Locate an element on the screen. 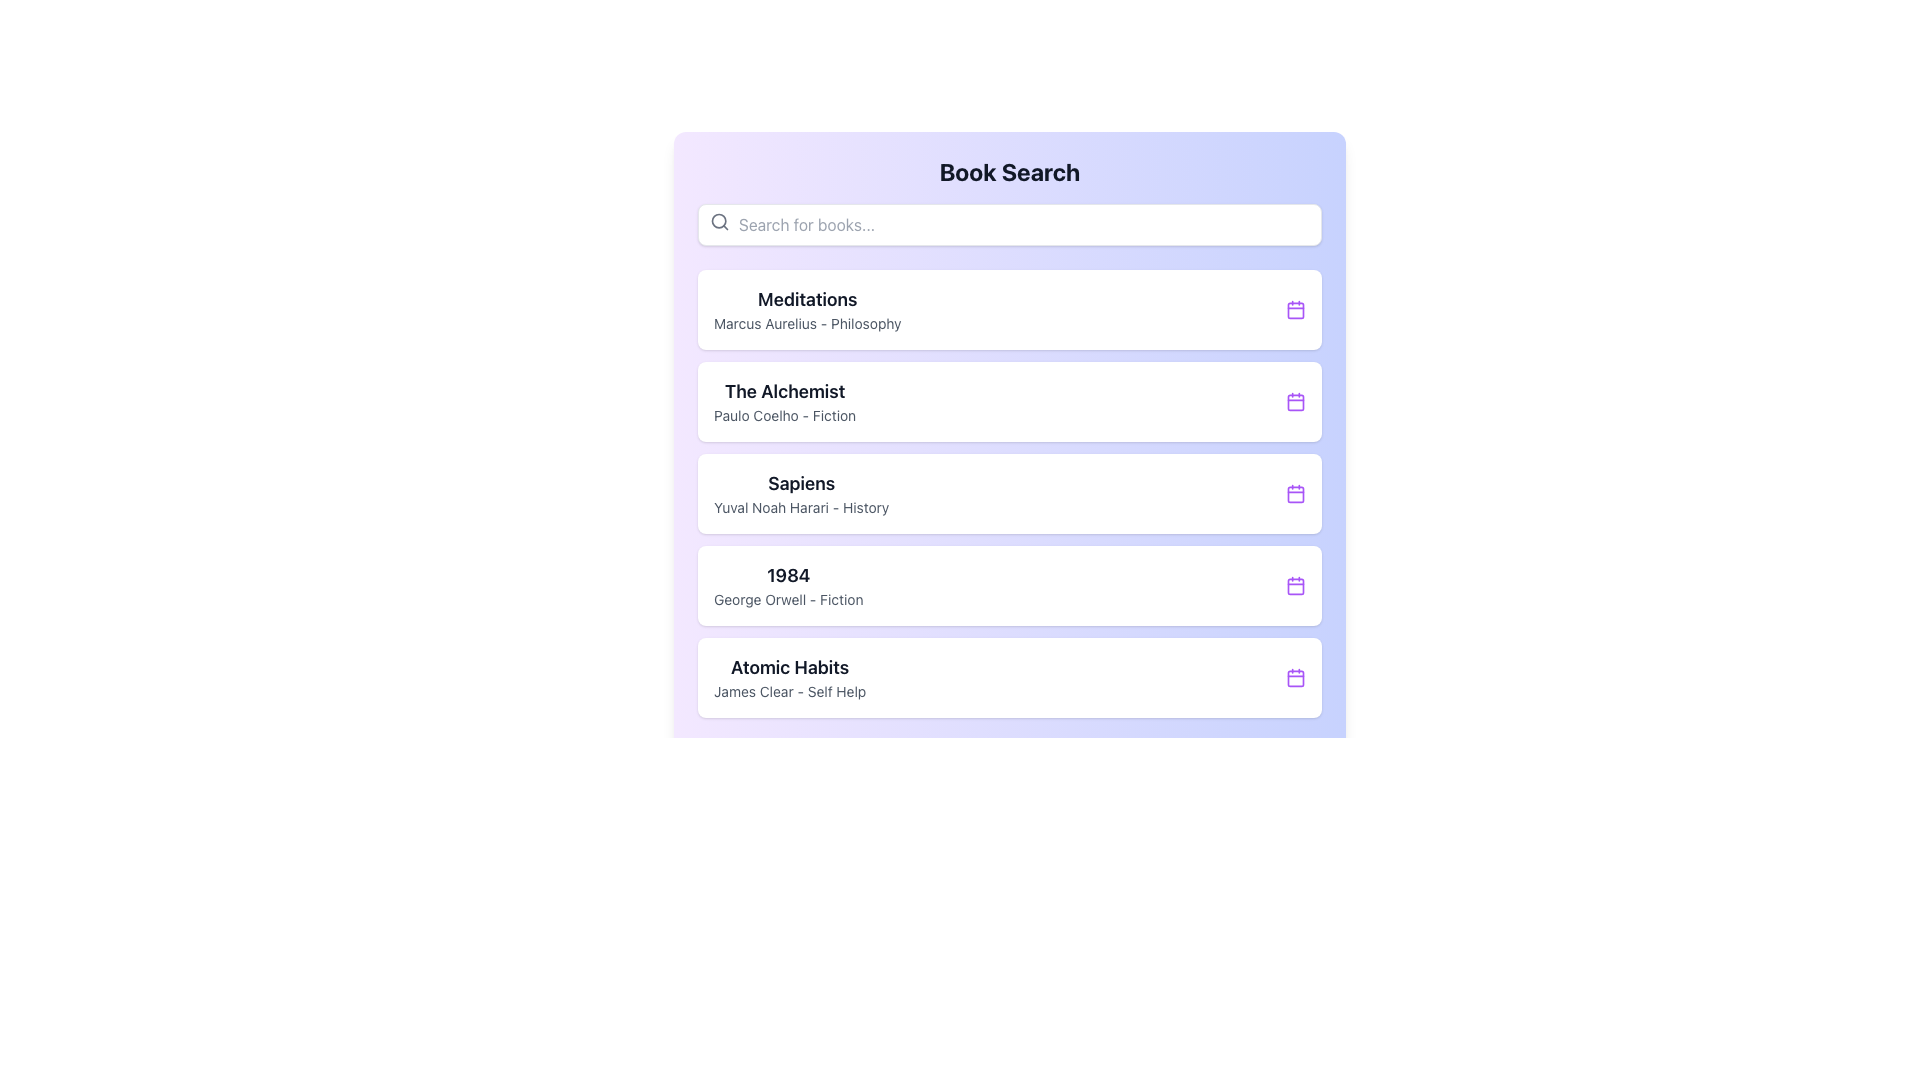 Image resolution: width=1920 pixels, height=1080 pixels. the 'Meditations' text block element is located at coordinates (807, 309).